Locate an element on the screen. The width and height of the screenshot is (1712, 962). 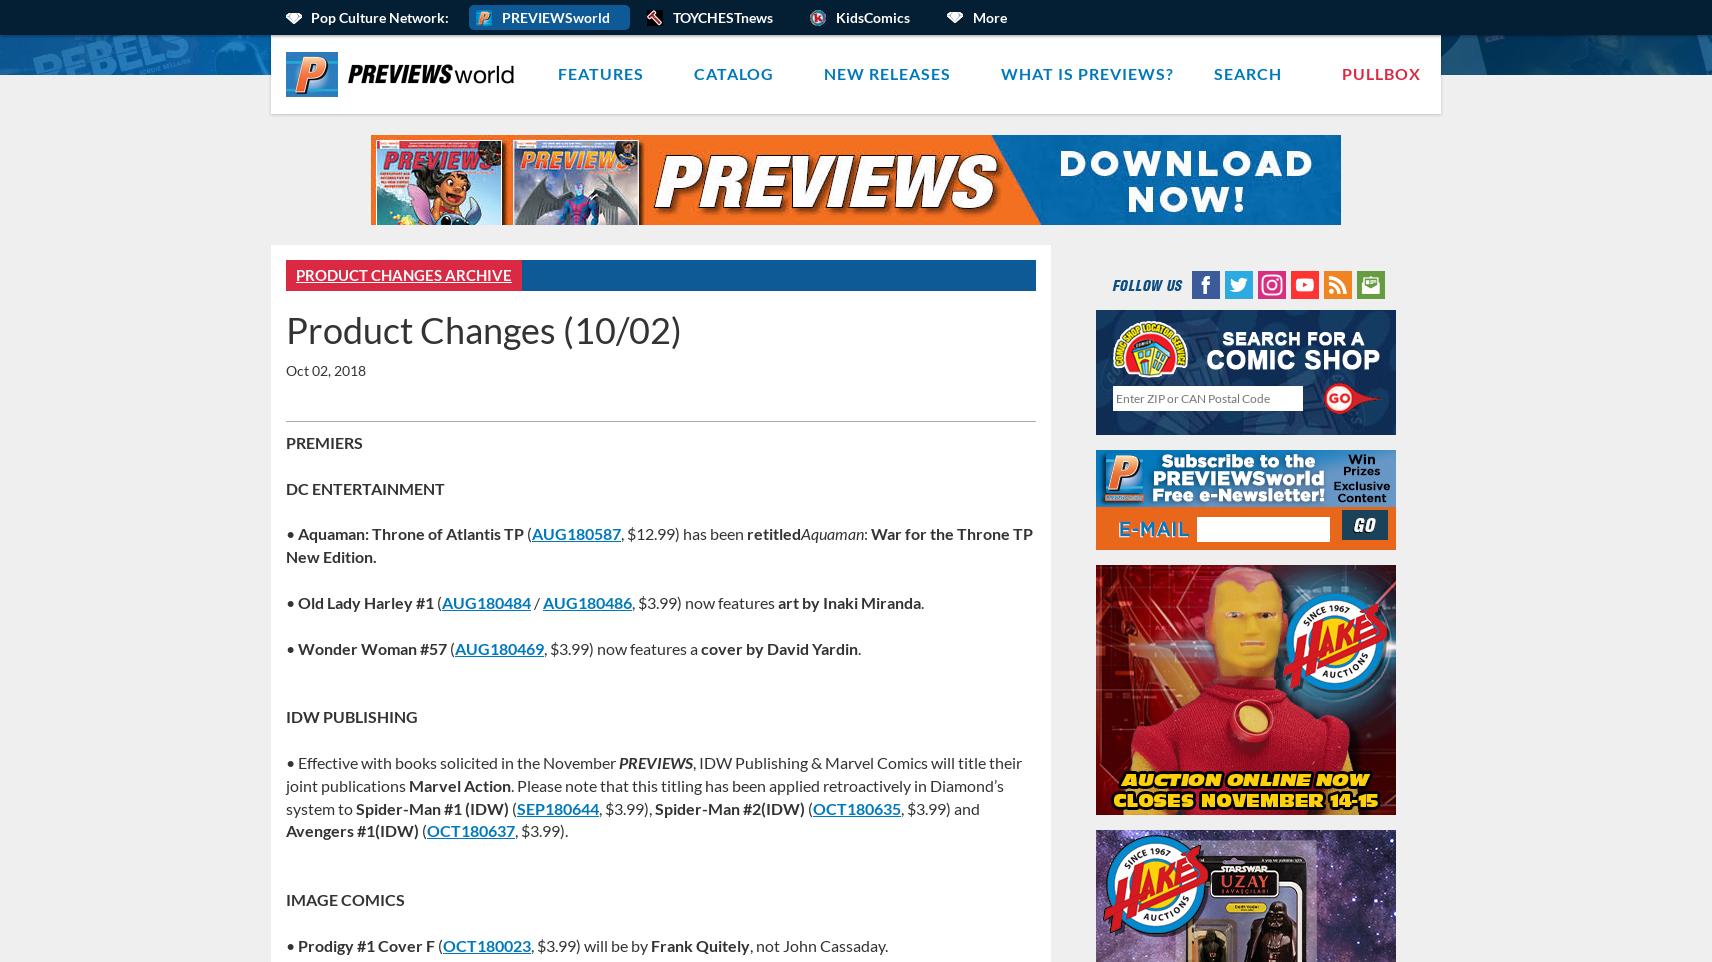
'Aquaman' is located at coordinates (832, 533).